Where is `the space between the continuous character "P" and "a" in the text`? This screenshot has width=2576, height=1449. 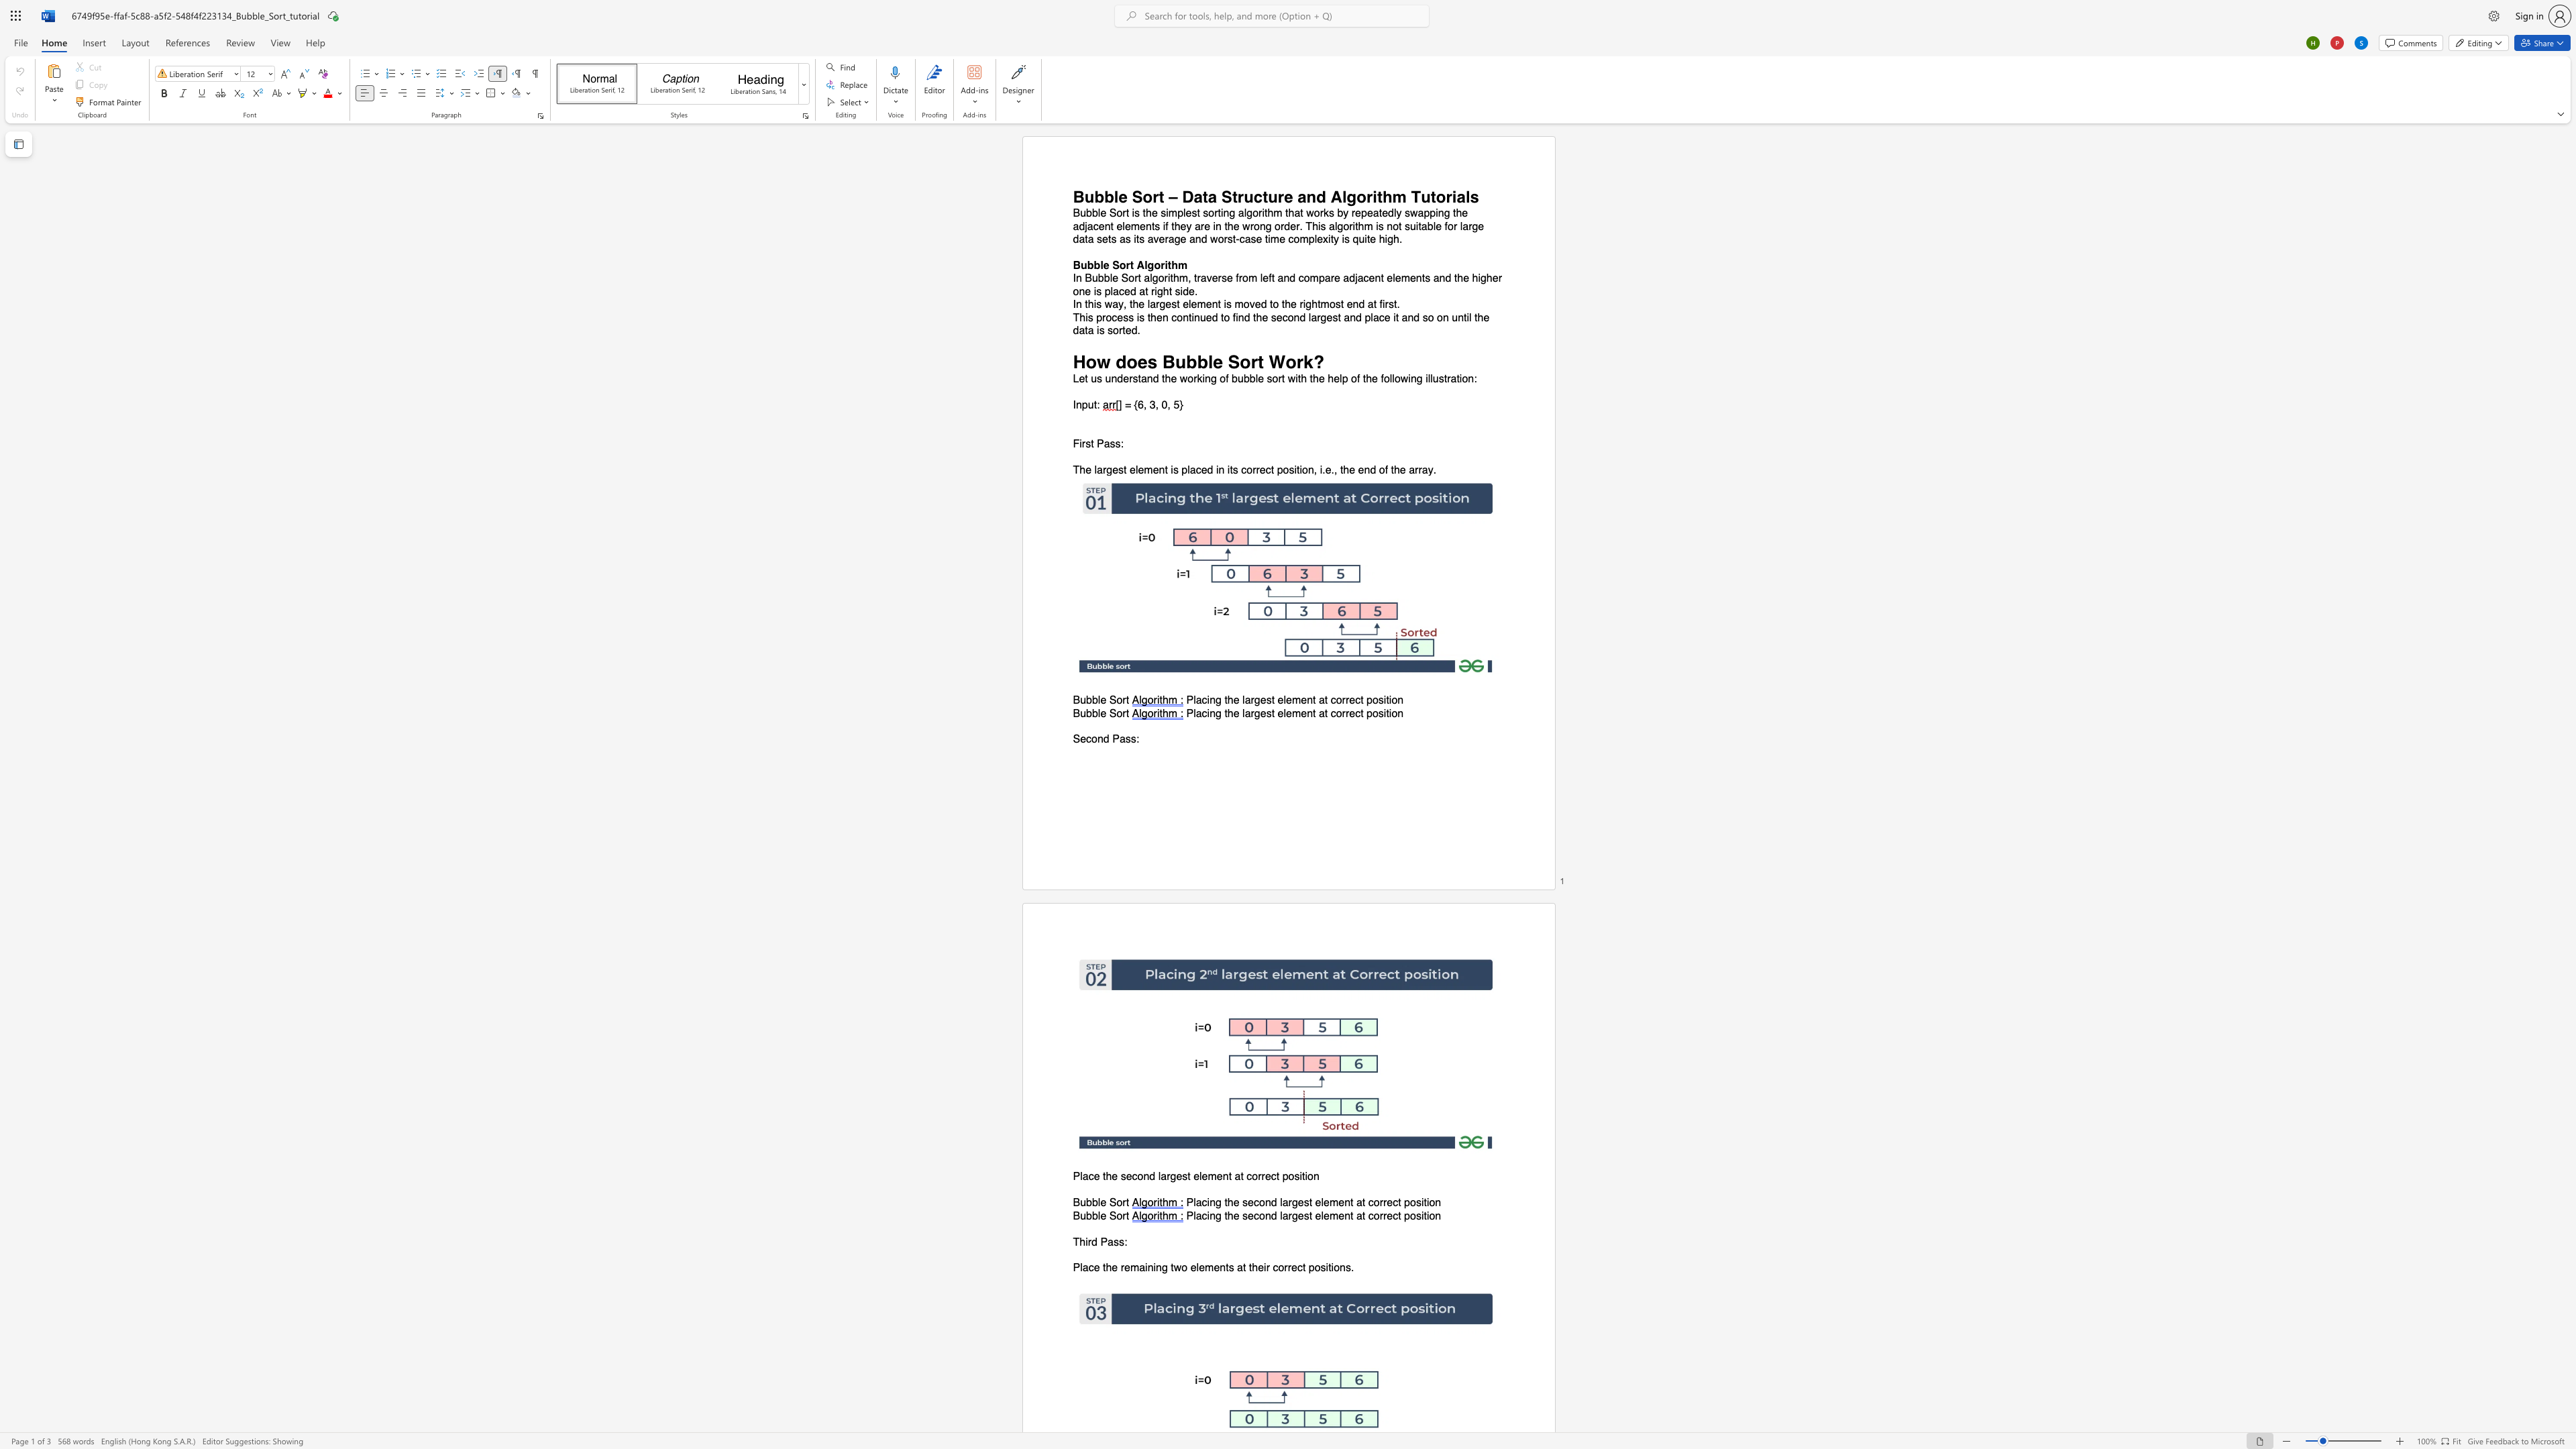
the space between the continuous character "P" and "a" in the text is located at coordinates (1103, 444).